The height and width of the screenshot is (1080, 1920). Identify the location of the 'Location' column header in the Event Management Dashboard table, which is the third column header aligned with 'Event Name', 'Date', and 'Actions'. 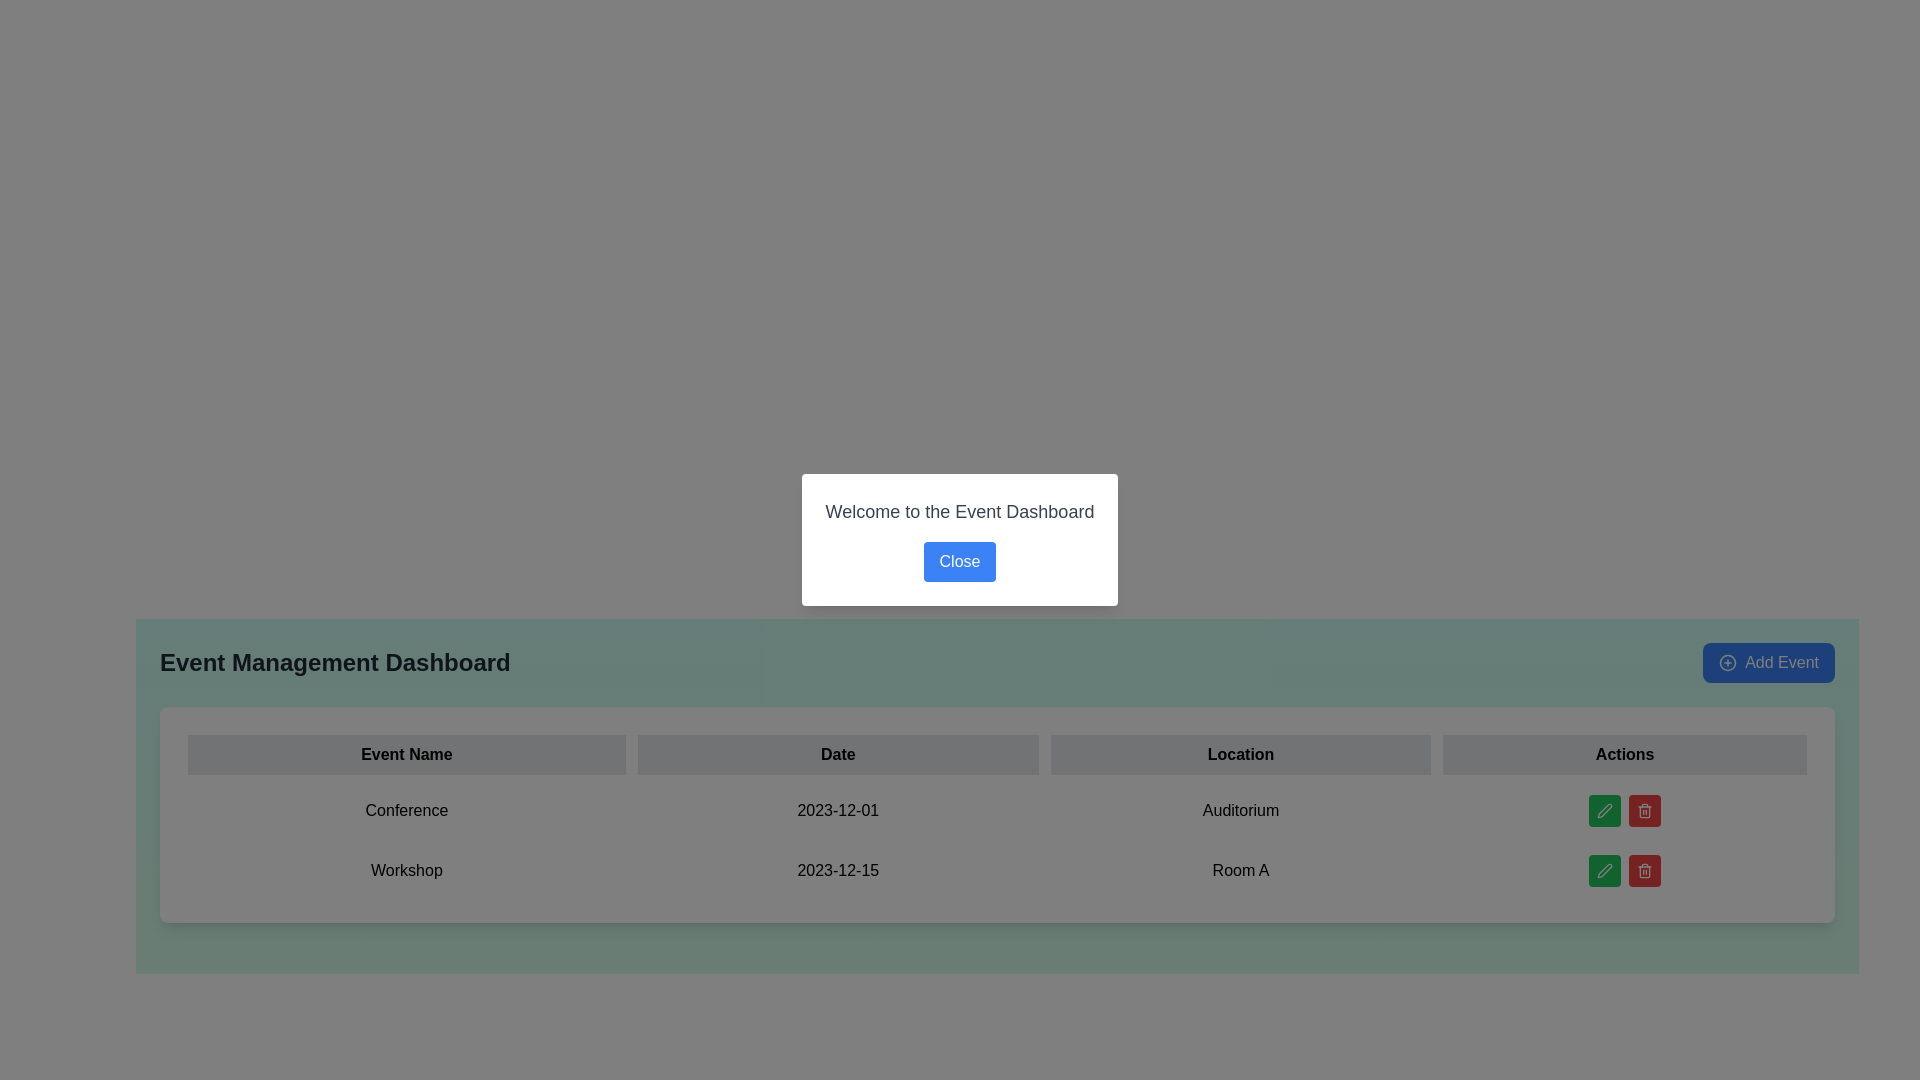
(1240, 755).